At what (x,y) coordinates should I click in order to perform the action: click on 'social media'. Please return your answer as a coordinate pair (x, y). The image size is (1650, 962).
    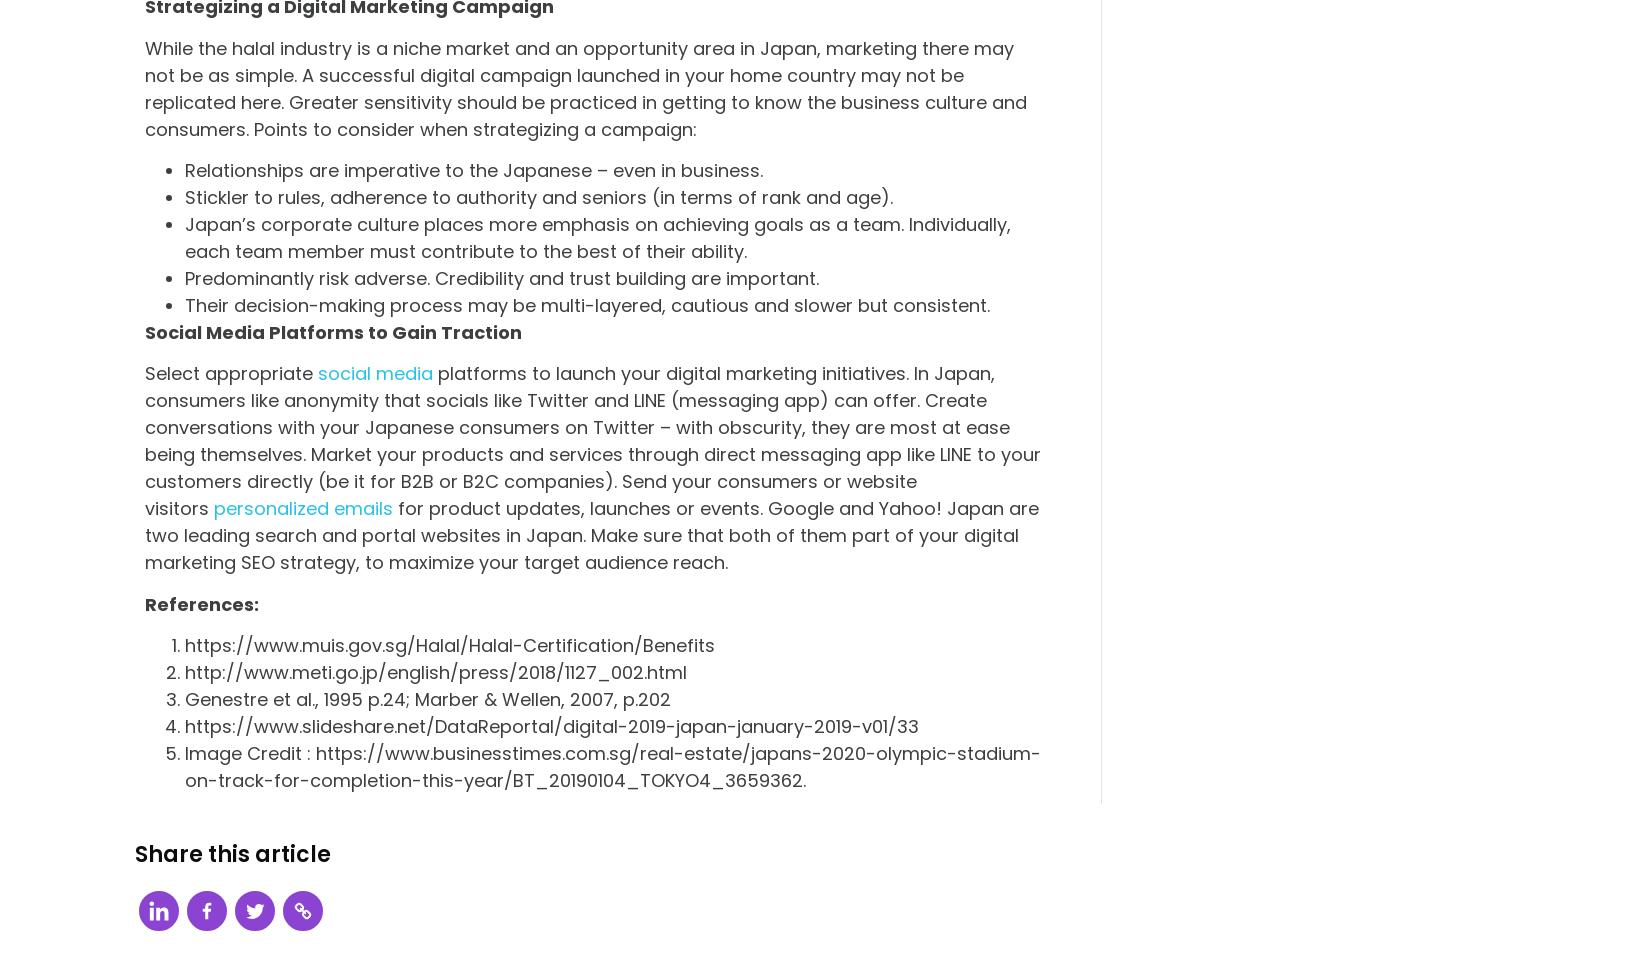
    Looking at the image, I should click on (375, 373).